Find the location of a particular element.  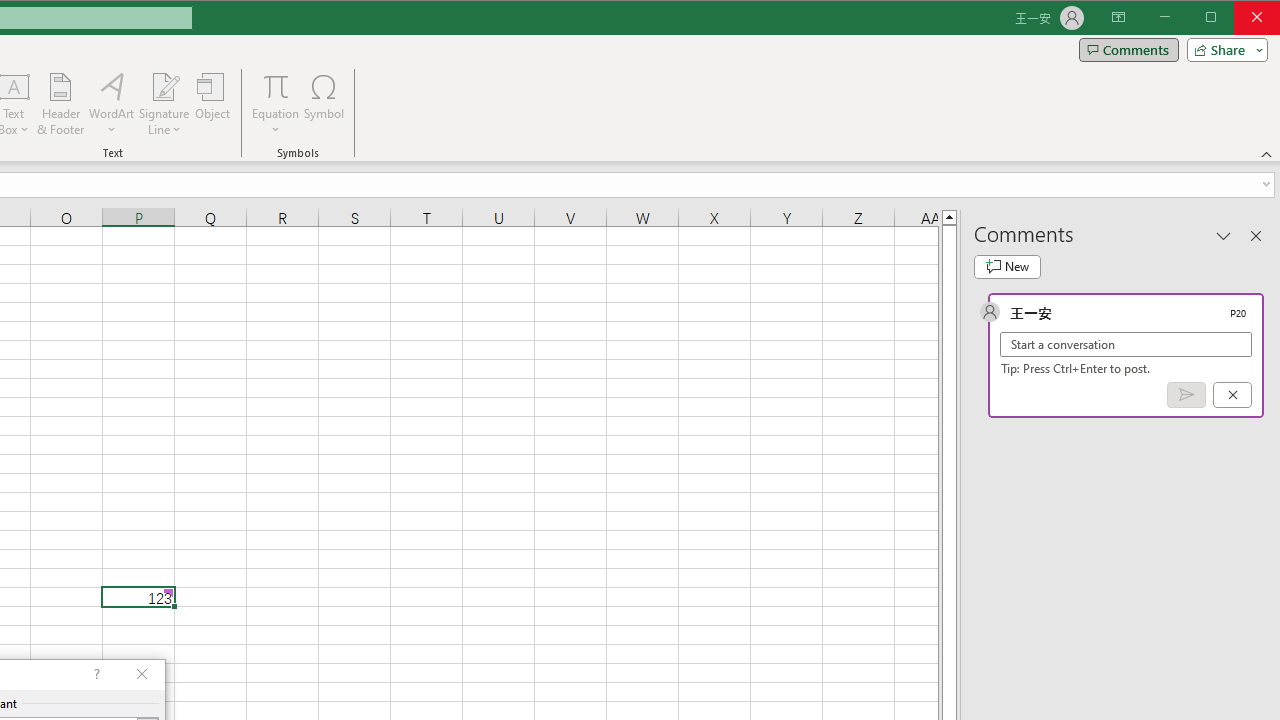

'WordArt' is located at coordinates (111, 104).